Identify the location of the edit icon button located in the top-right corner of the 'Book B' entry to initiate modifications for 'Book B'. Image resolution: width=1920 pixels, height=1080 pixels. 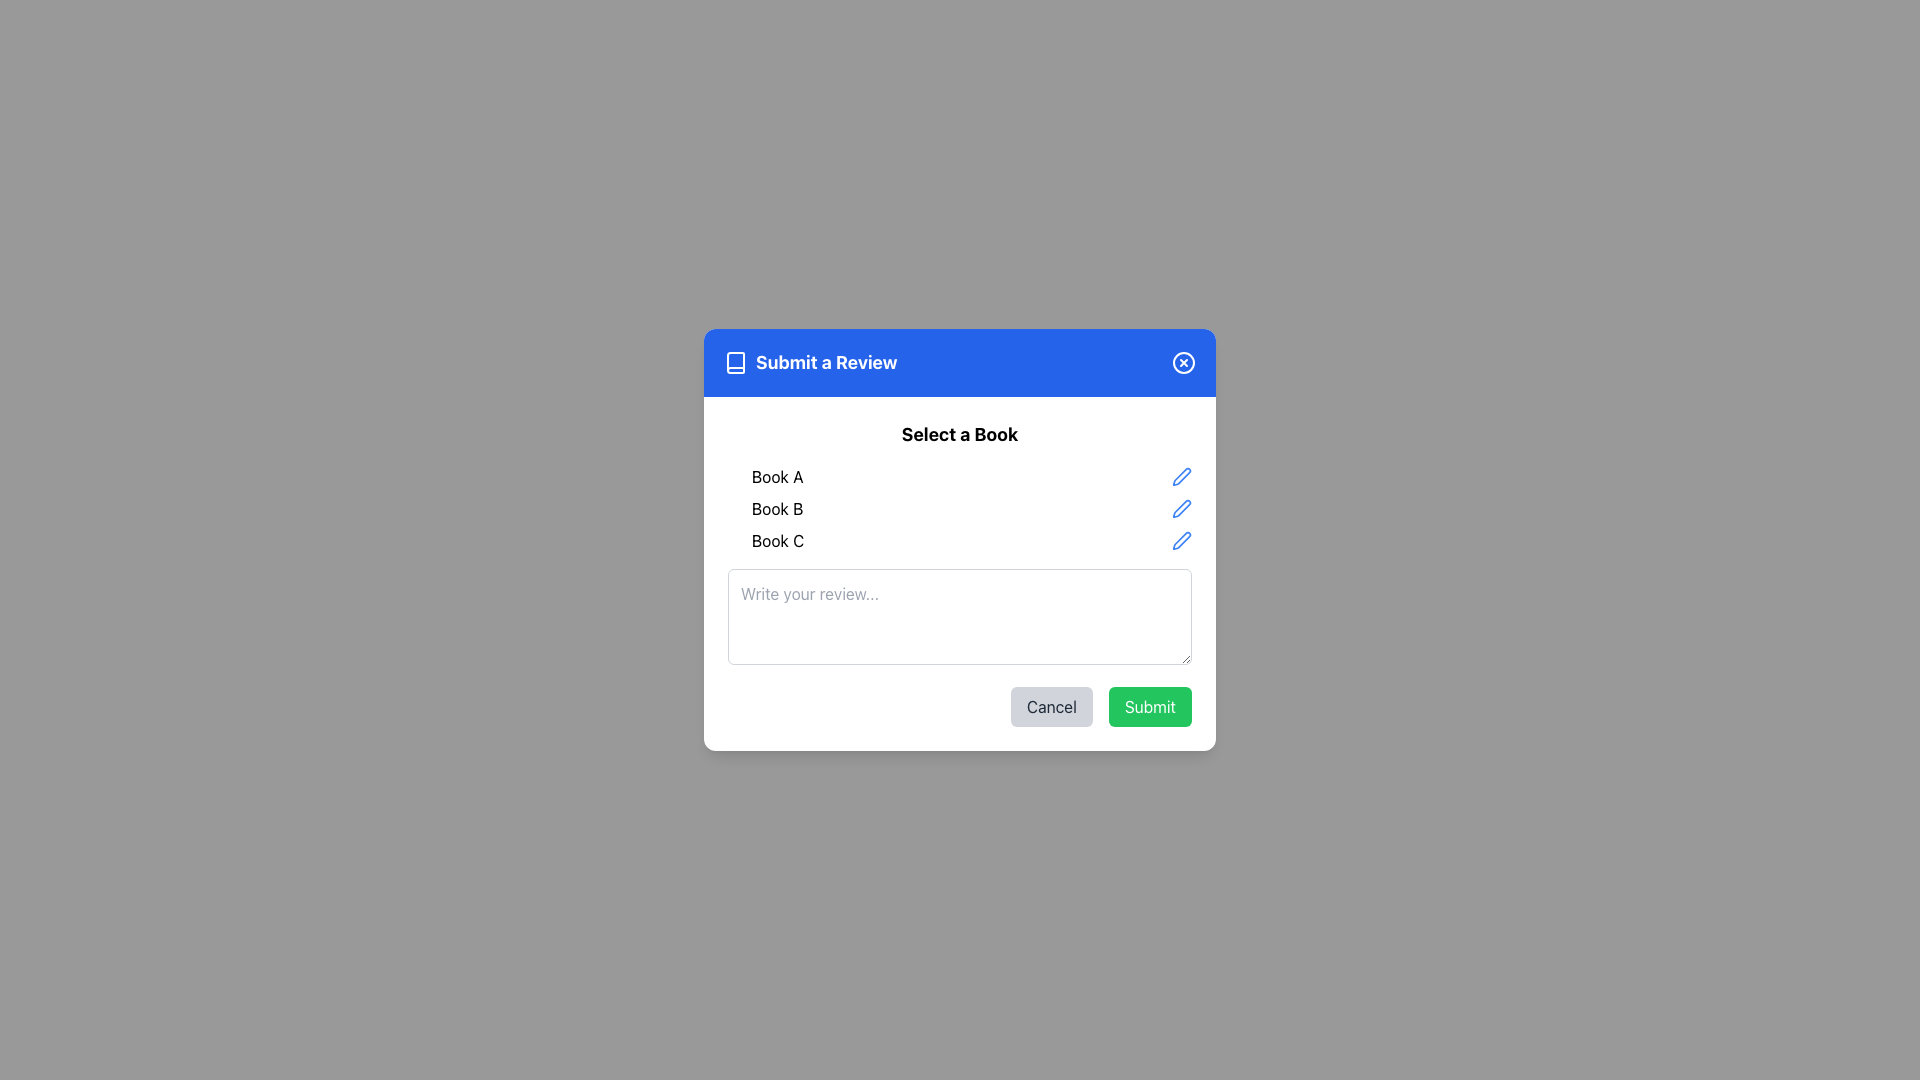
(1181, 508).